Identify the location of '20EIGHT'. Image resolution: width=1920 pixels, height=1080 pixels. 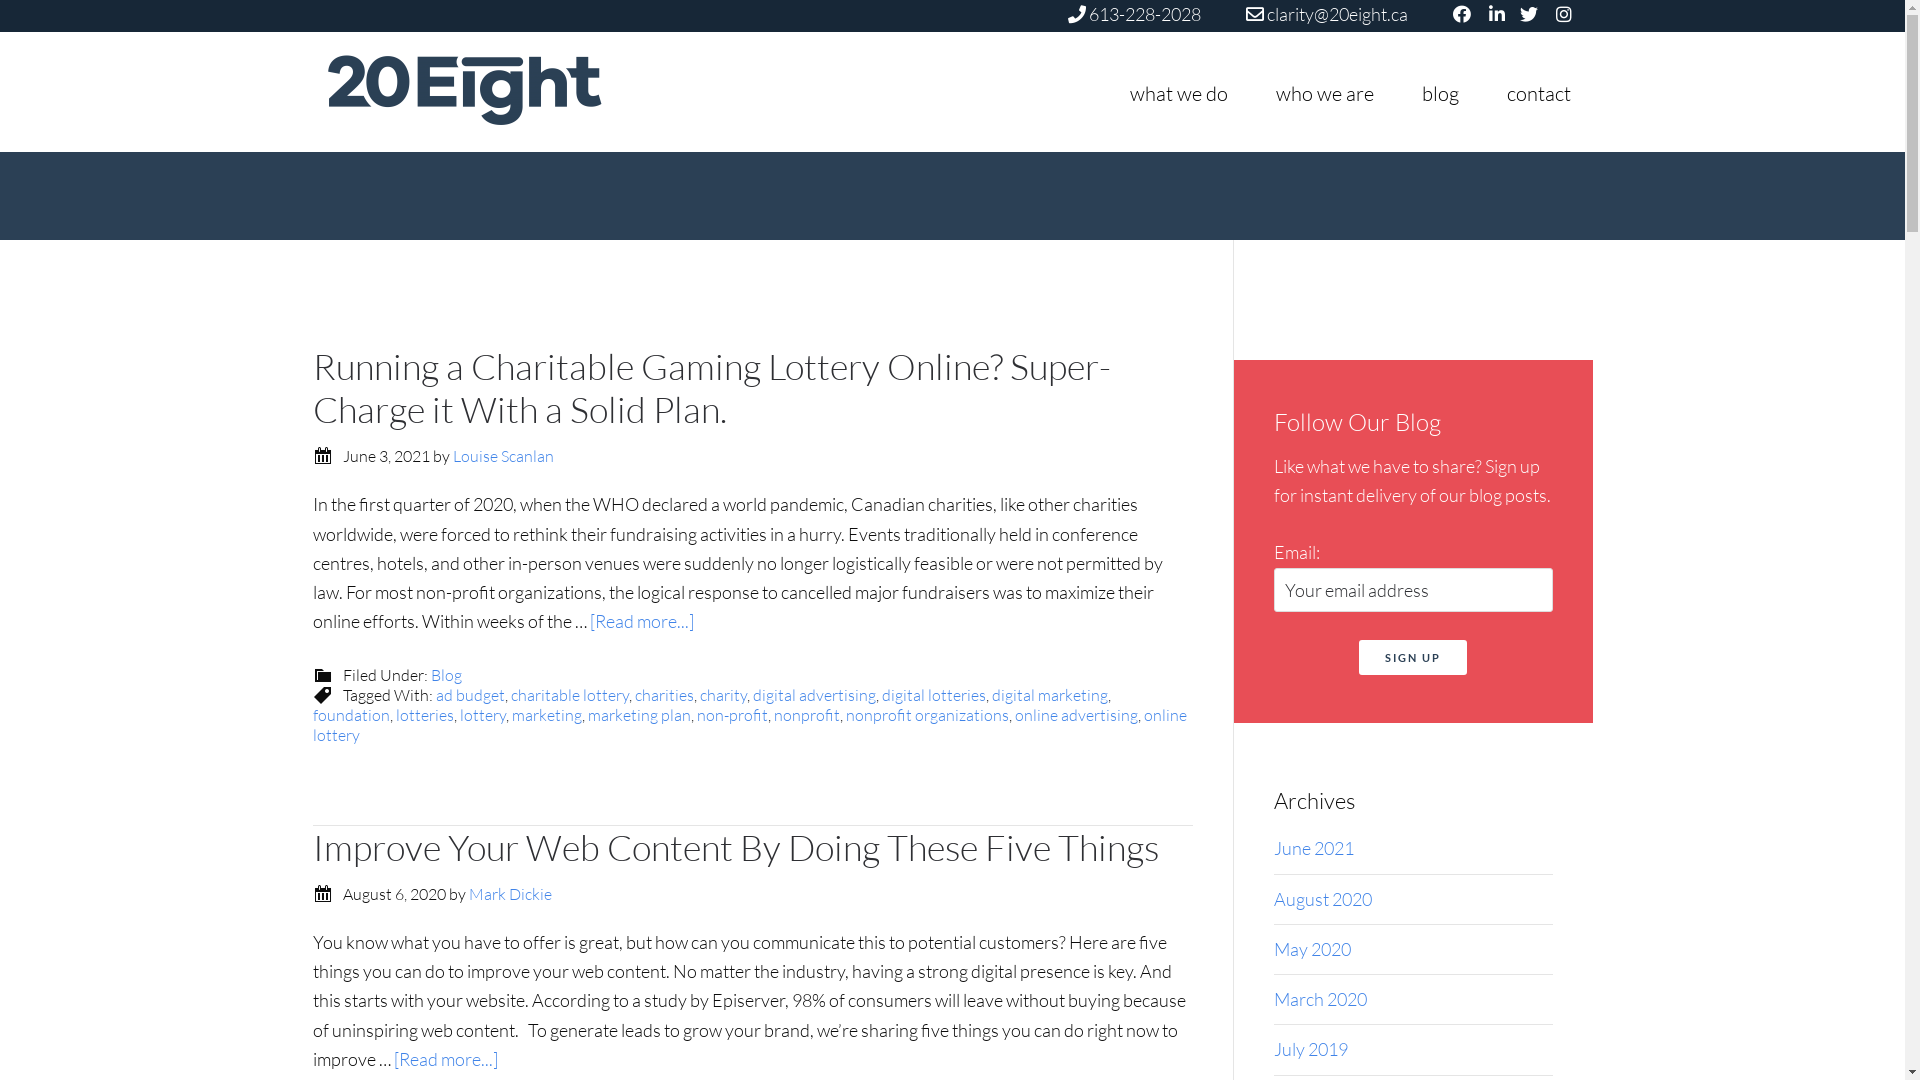
(491, 88).